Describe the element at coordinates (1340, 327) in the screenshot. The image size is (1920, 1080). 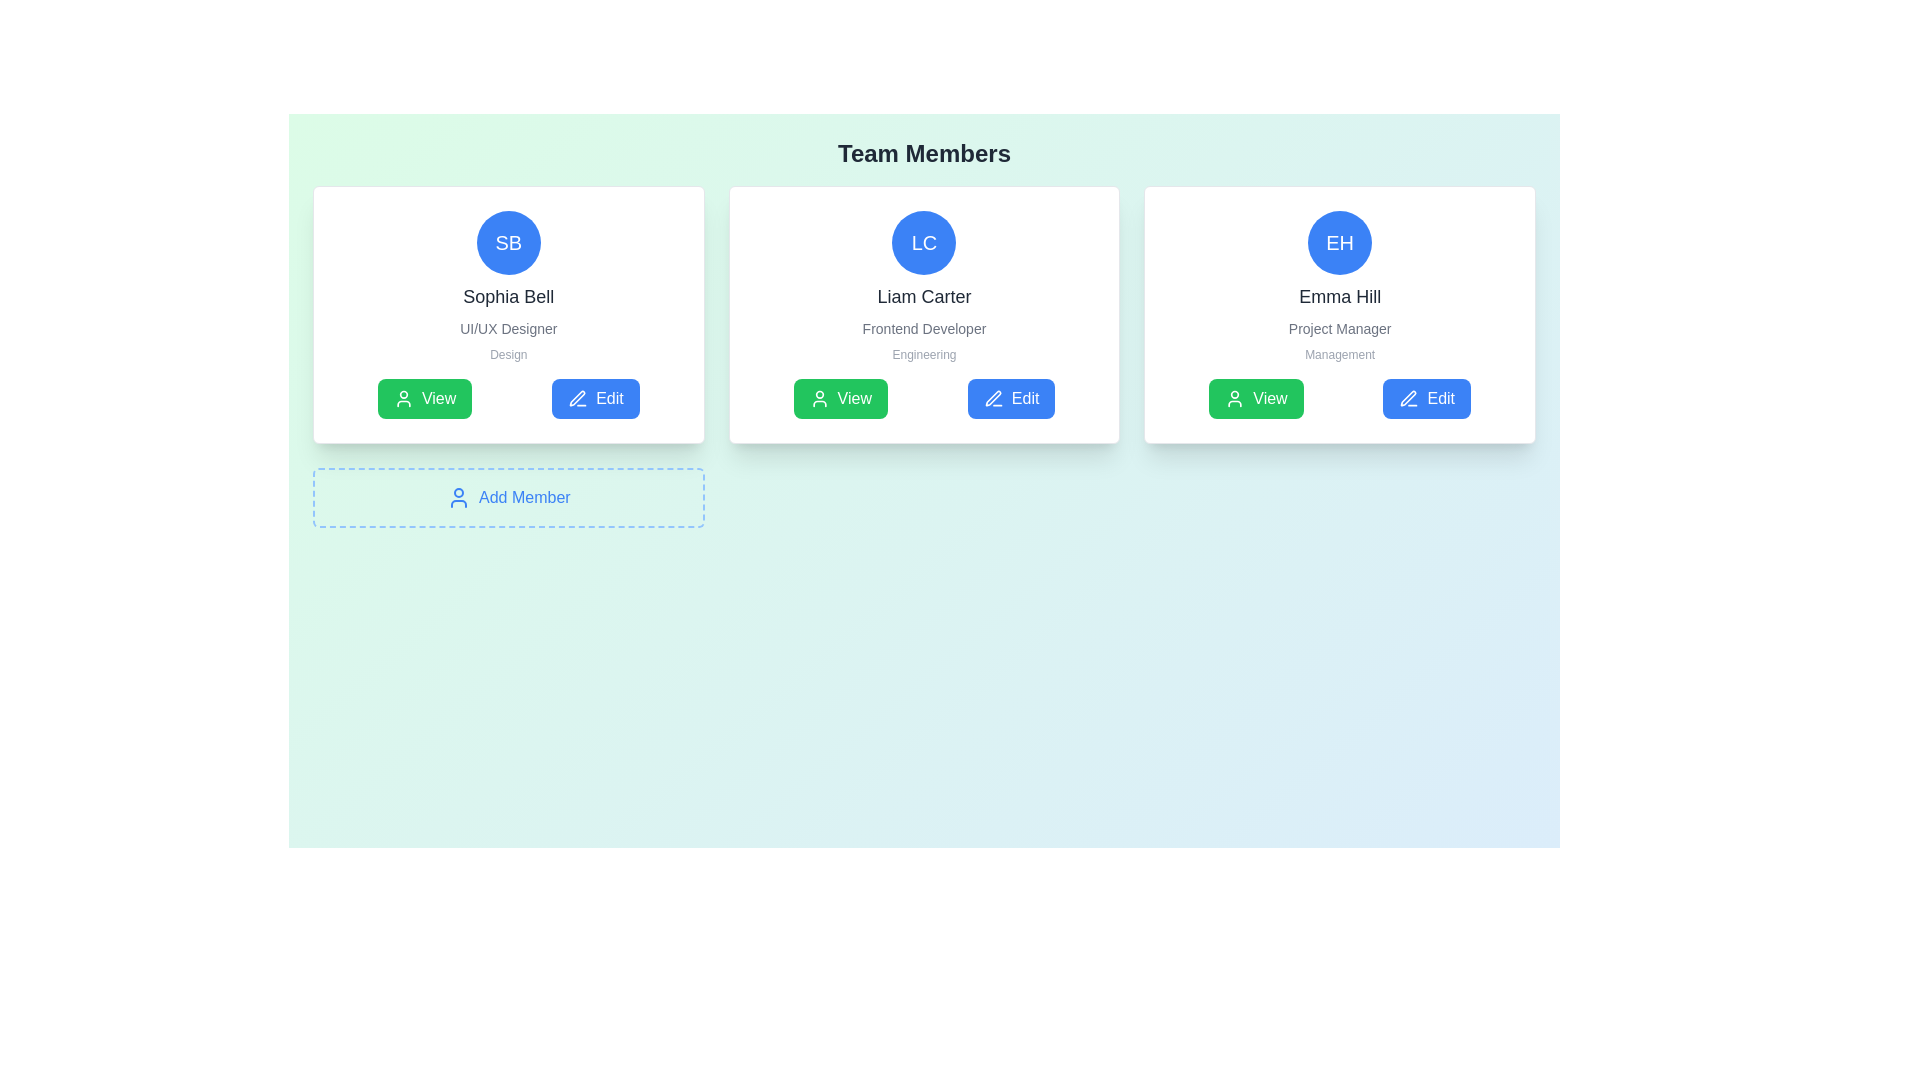
I see `the Text Label element displaying 'Project Manager', which is positioned below the name 'Emma Hill' and above the designation 'Management' in the rightmost user information card` at that location.